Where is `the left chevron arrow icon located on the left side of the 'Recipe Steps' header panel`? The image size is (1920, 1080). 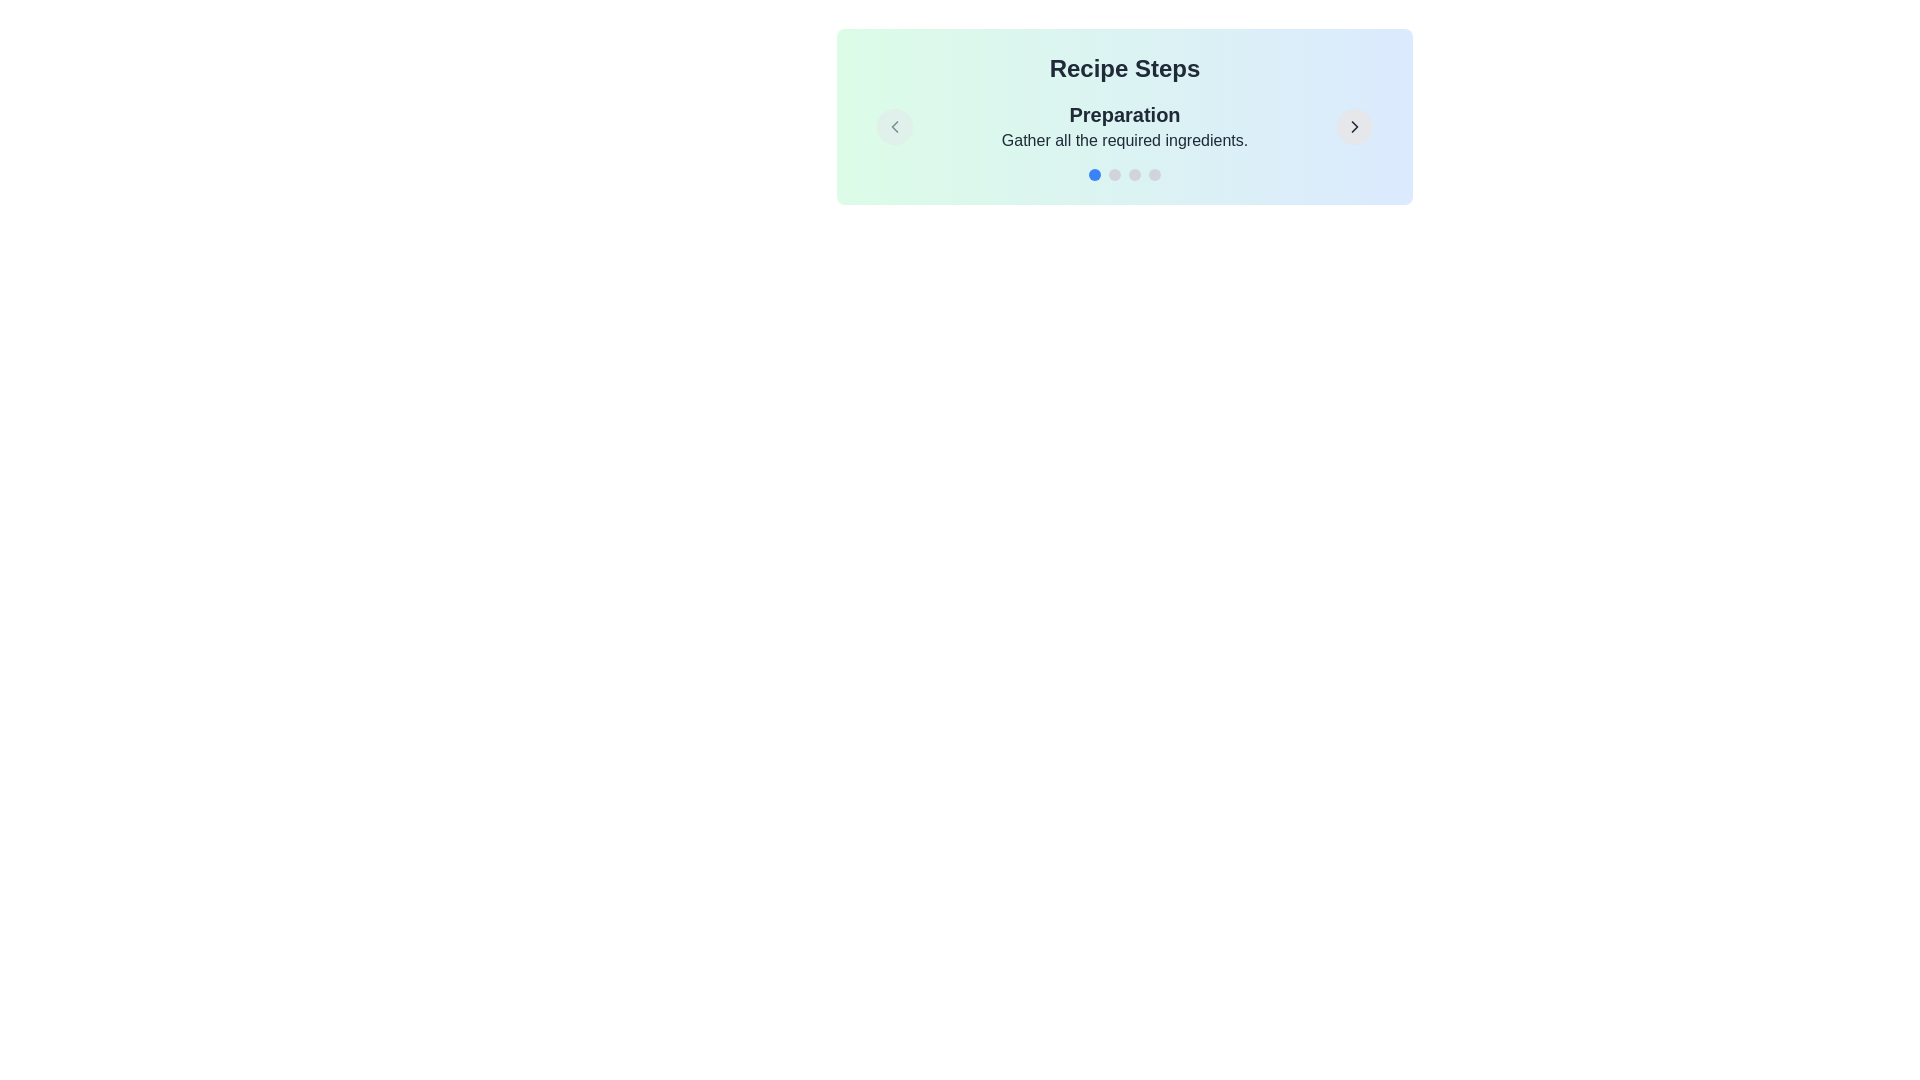 the left chevron arrow icon located on the left side of the 'Recipe Steps' header panel is located at coordinates (893, 127).